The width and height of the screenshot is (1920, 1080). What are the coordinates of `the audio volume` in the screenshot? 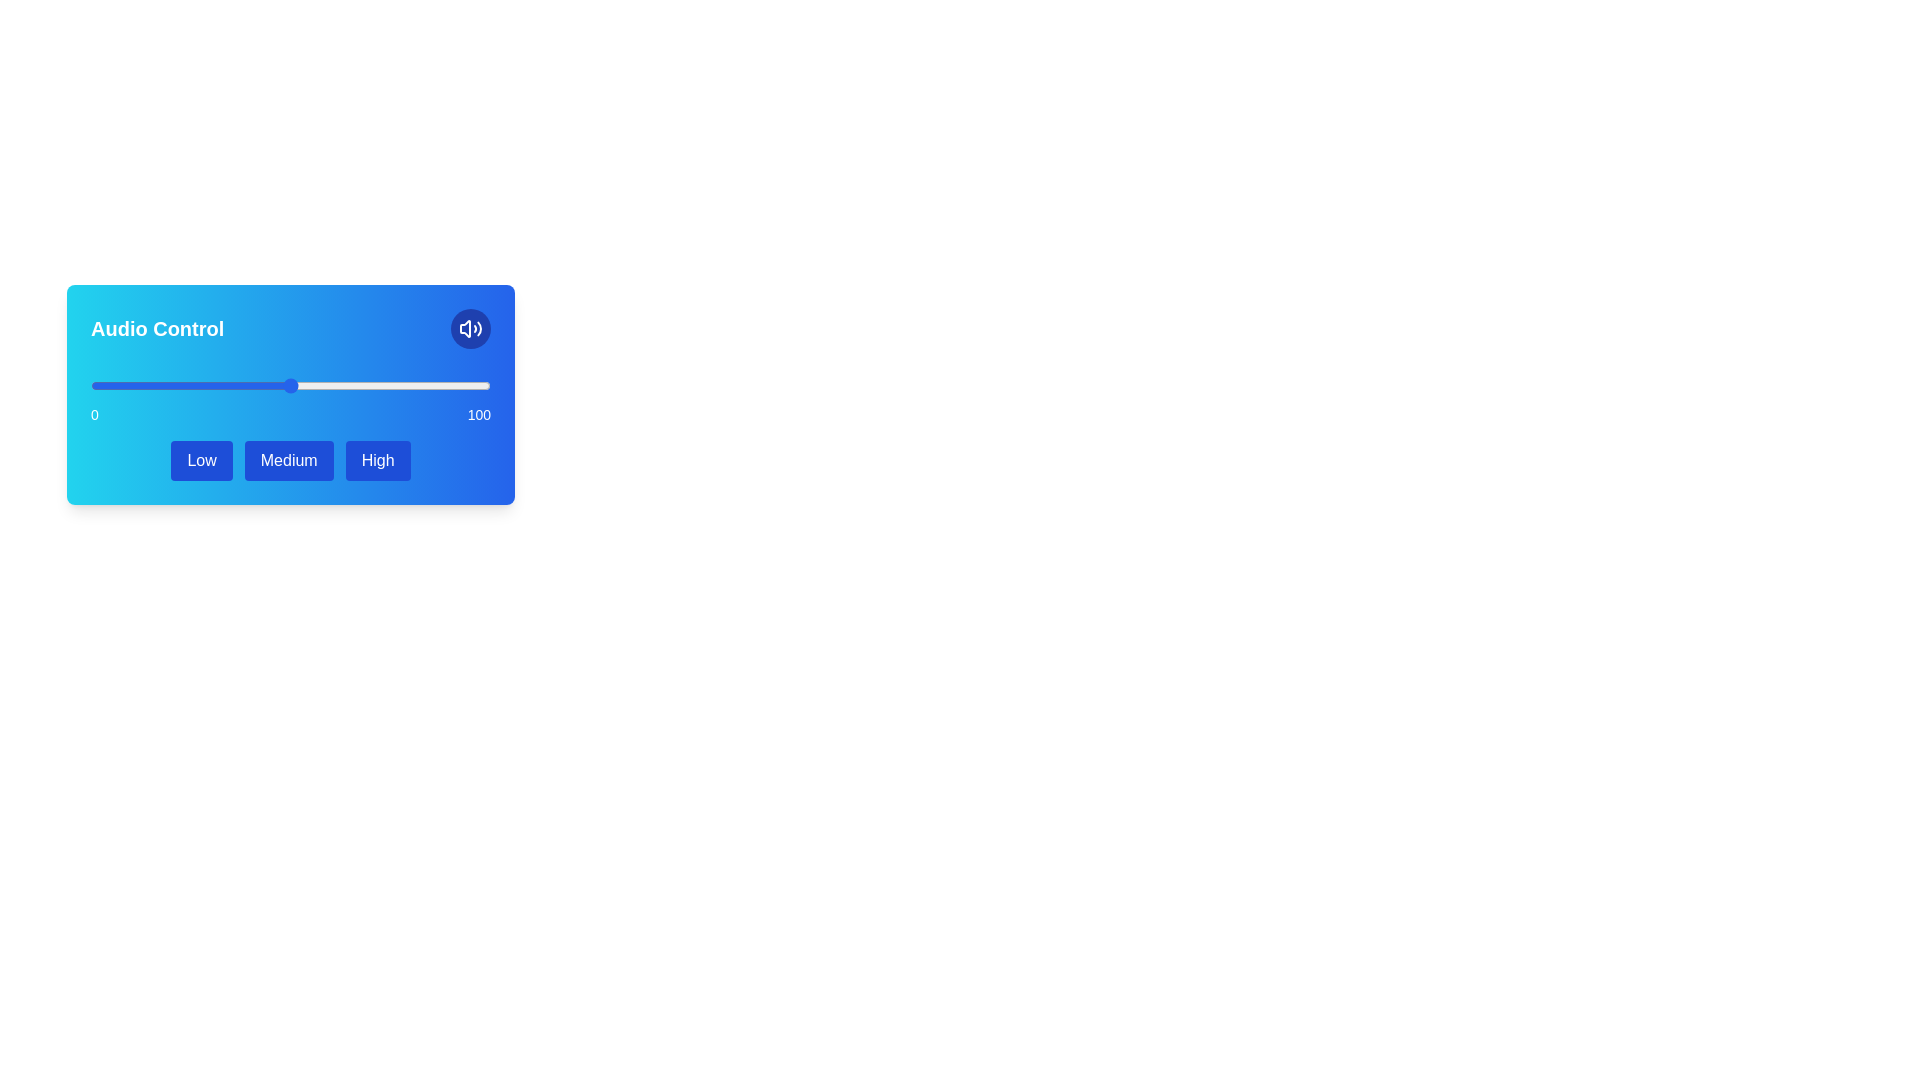 It's located at (331, 385).